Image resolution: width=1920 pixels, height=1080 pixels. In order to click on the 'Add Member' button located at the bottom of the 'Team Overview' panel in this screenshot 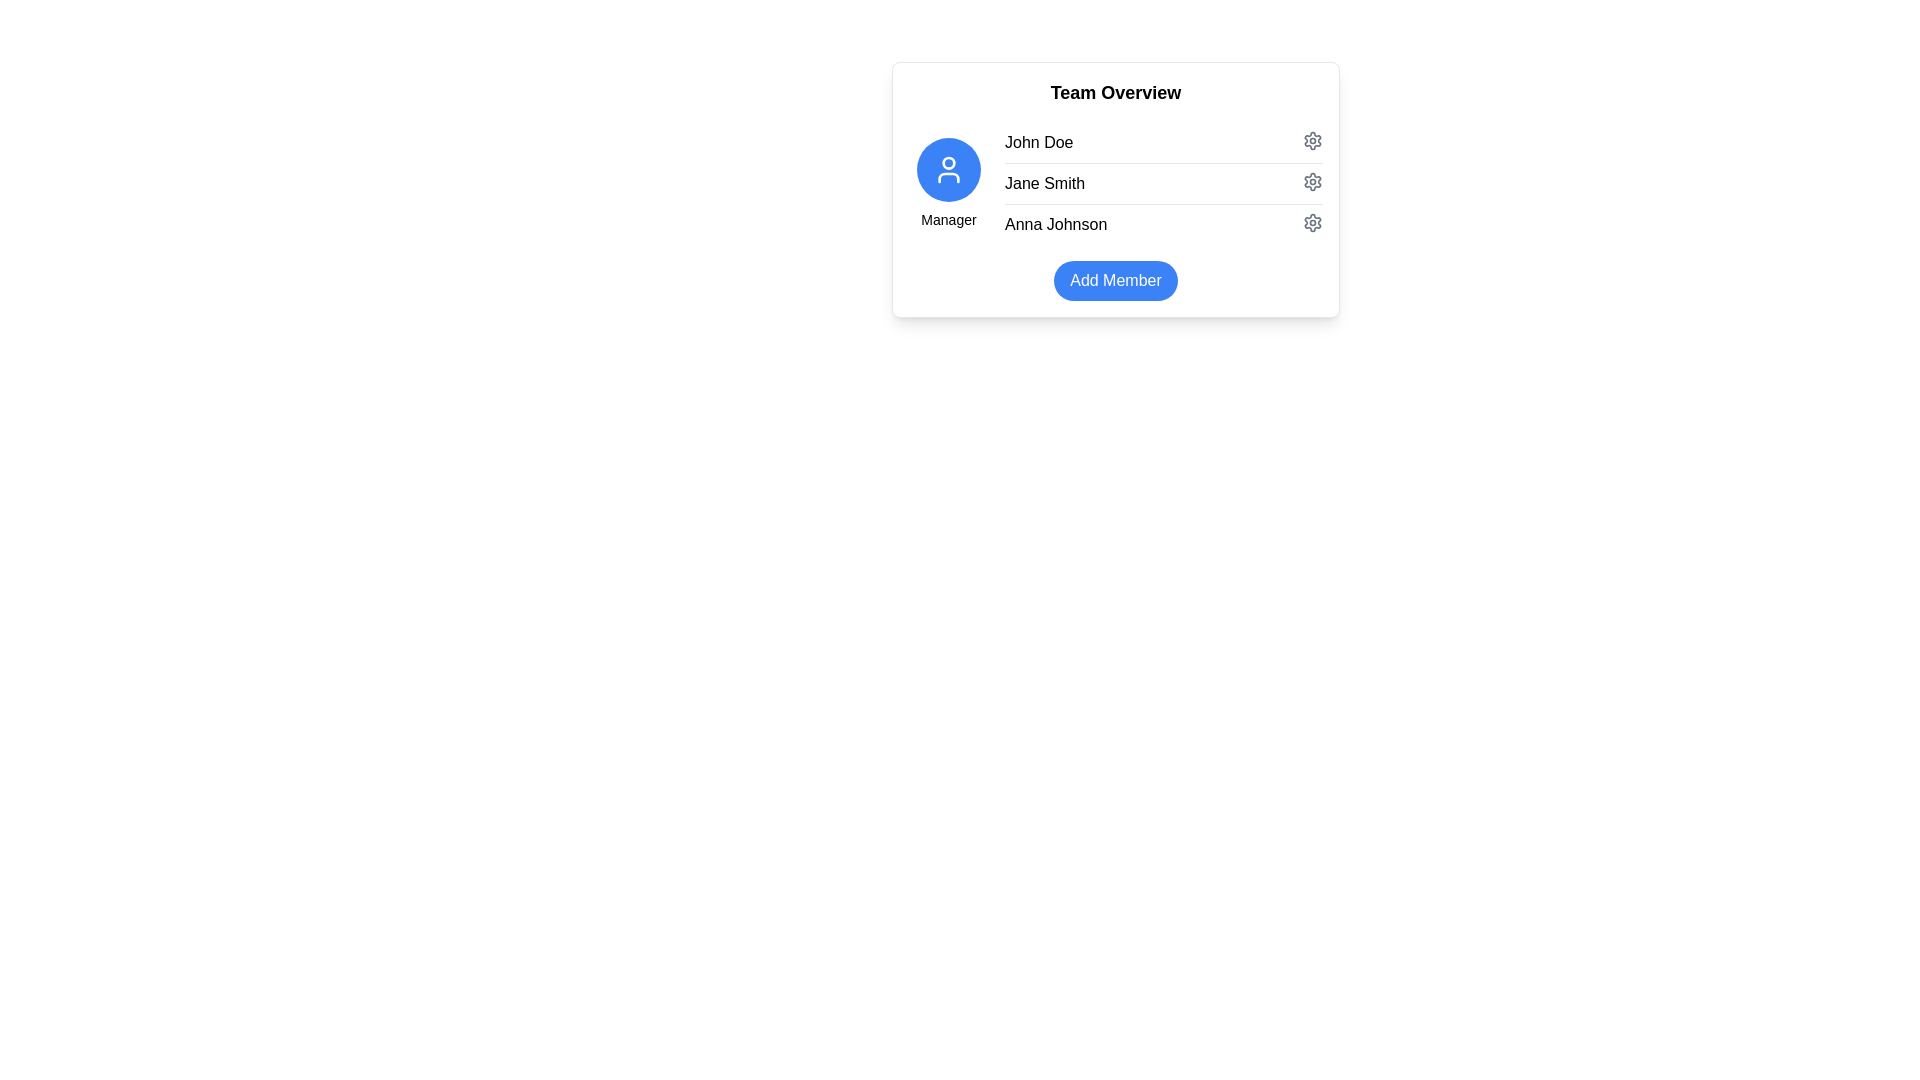, I will do `click(1115, 281)`.